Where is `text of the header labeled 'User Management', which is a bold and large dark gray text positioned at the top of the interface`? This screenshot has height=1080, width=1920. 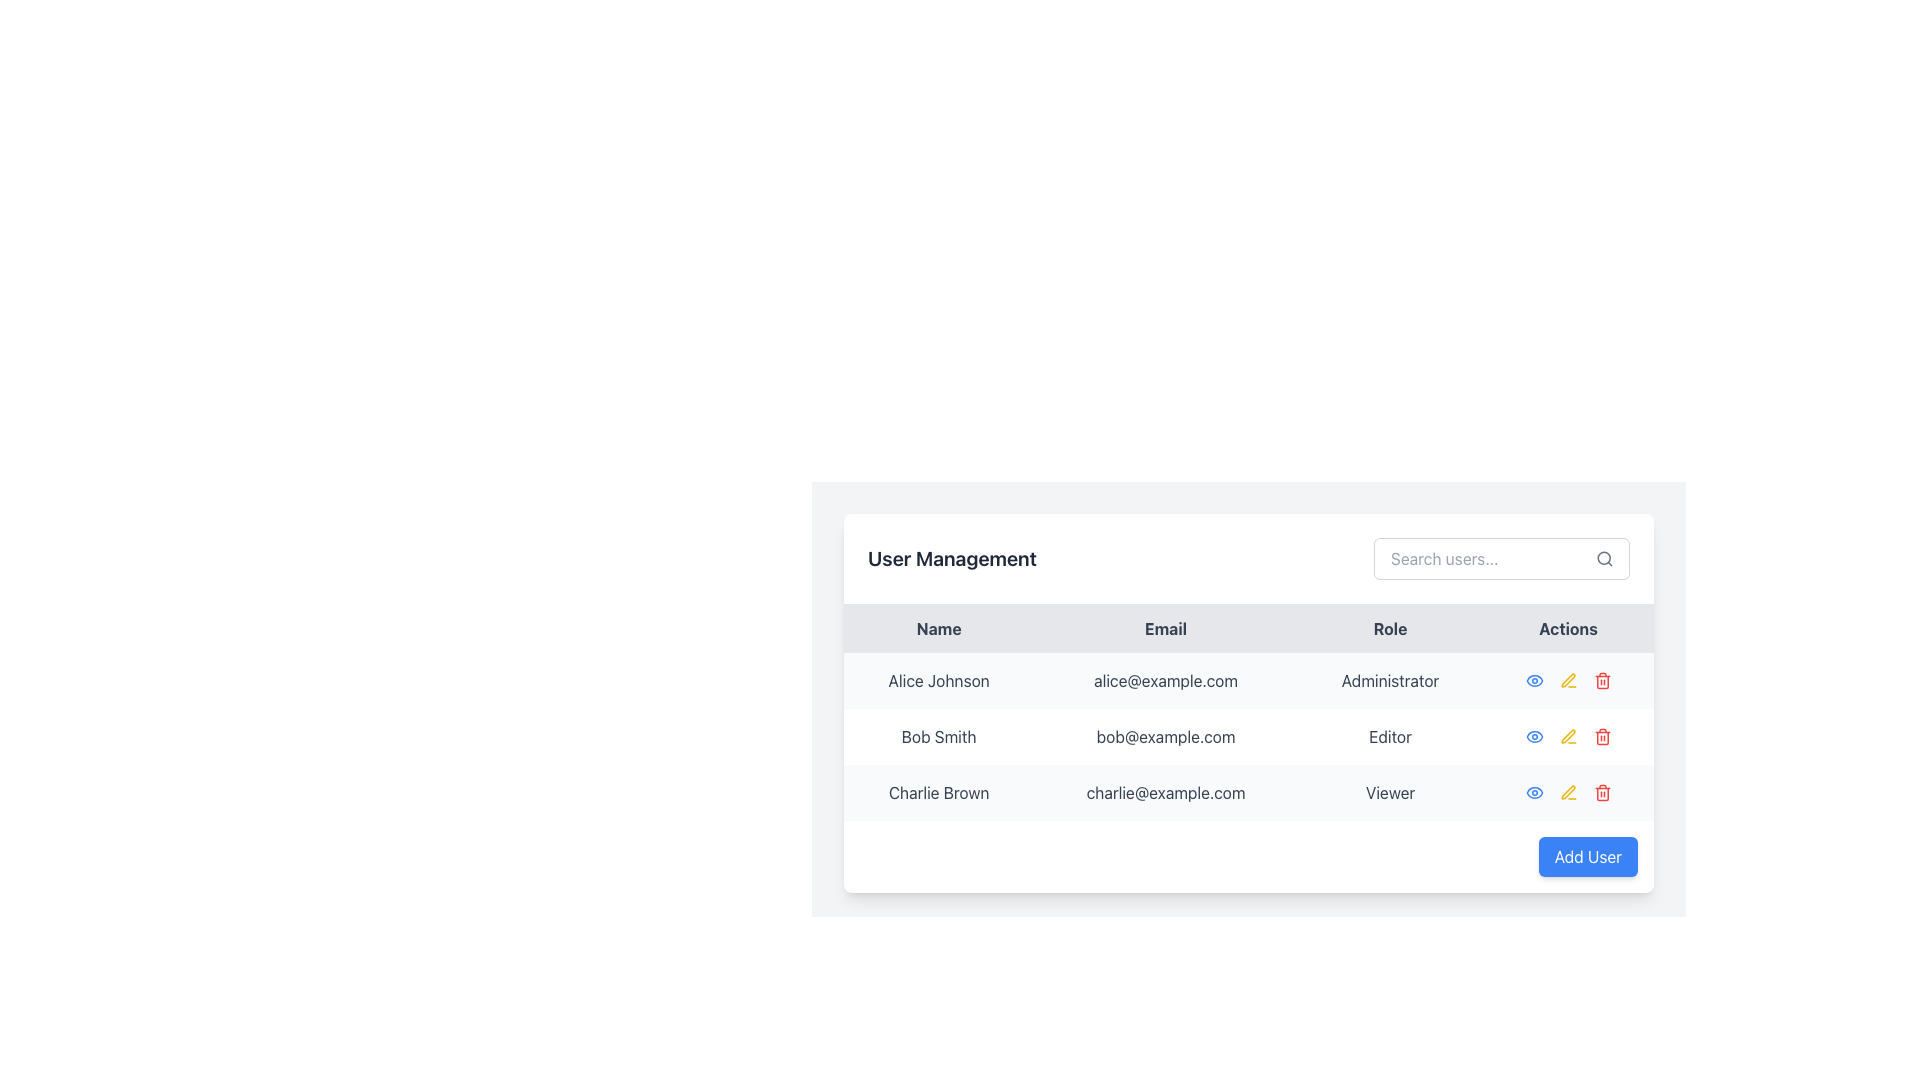
text of the header labeled 'User Management', which is a bold and large dark gray text positioned at the top of the interface is located at coordinates (951, 559).